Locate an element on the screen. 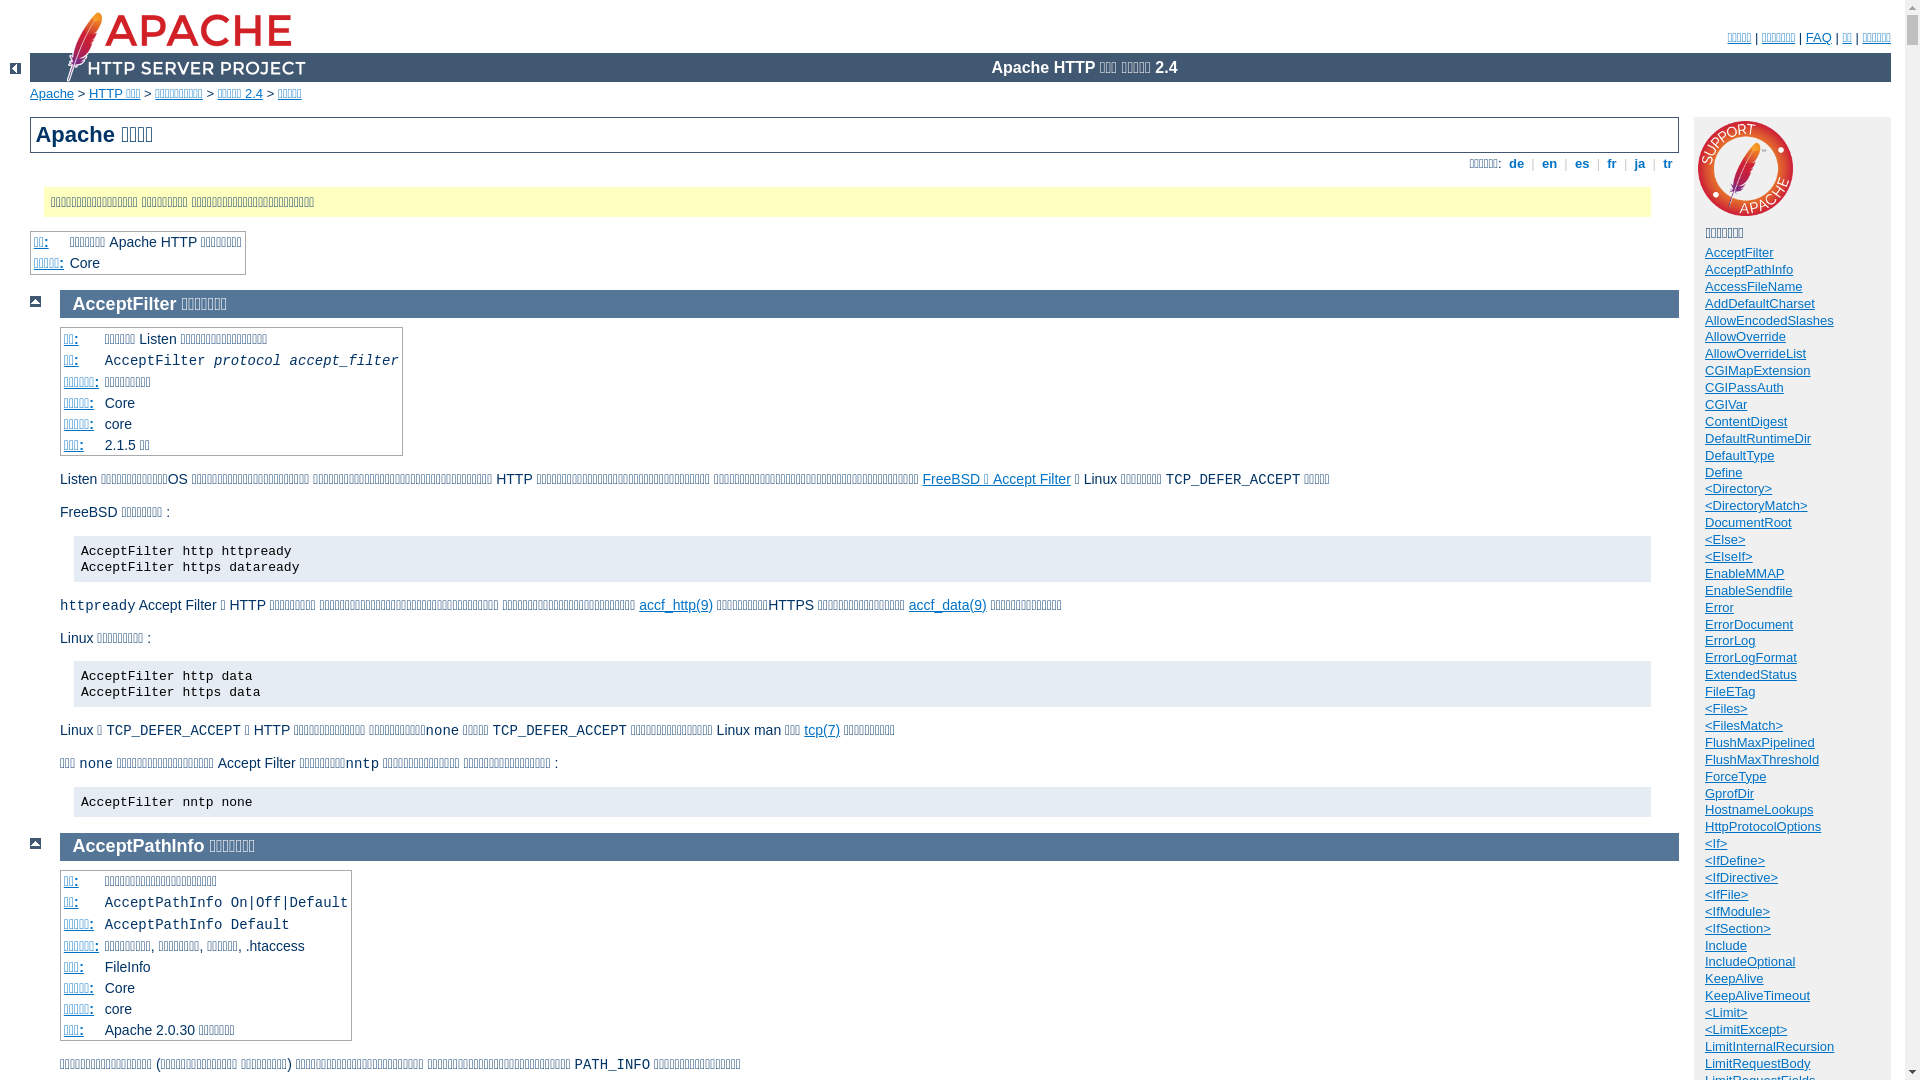 The height and width of the screenshot is (1080, 1920). 'HttpProtocolOptions' is located at coordinates (1703, 826).